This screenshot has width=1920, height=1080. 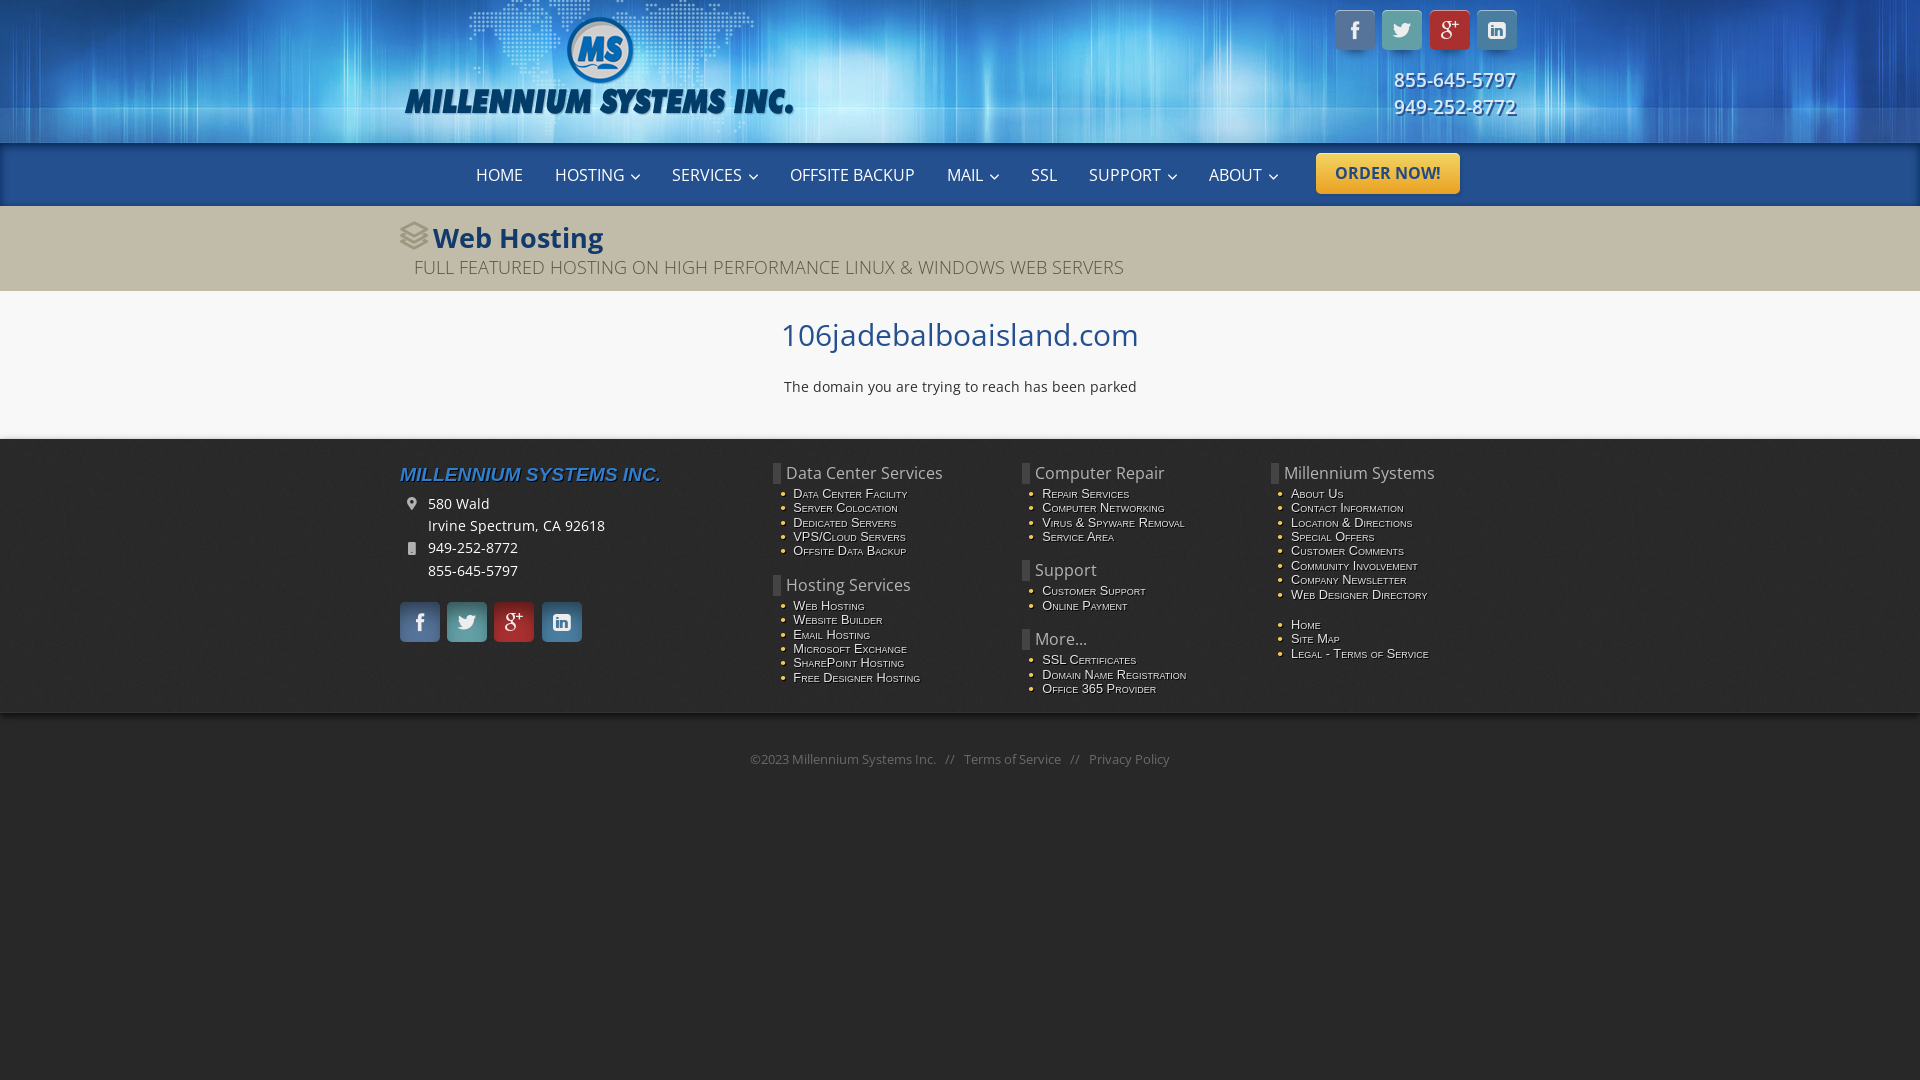 What do you see at coordinates (1088, 659) in the screenshot?
I see `'SSL Certificates'` at bounding box center [1088, 659].